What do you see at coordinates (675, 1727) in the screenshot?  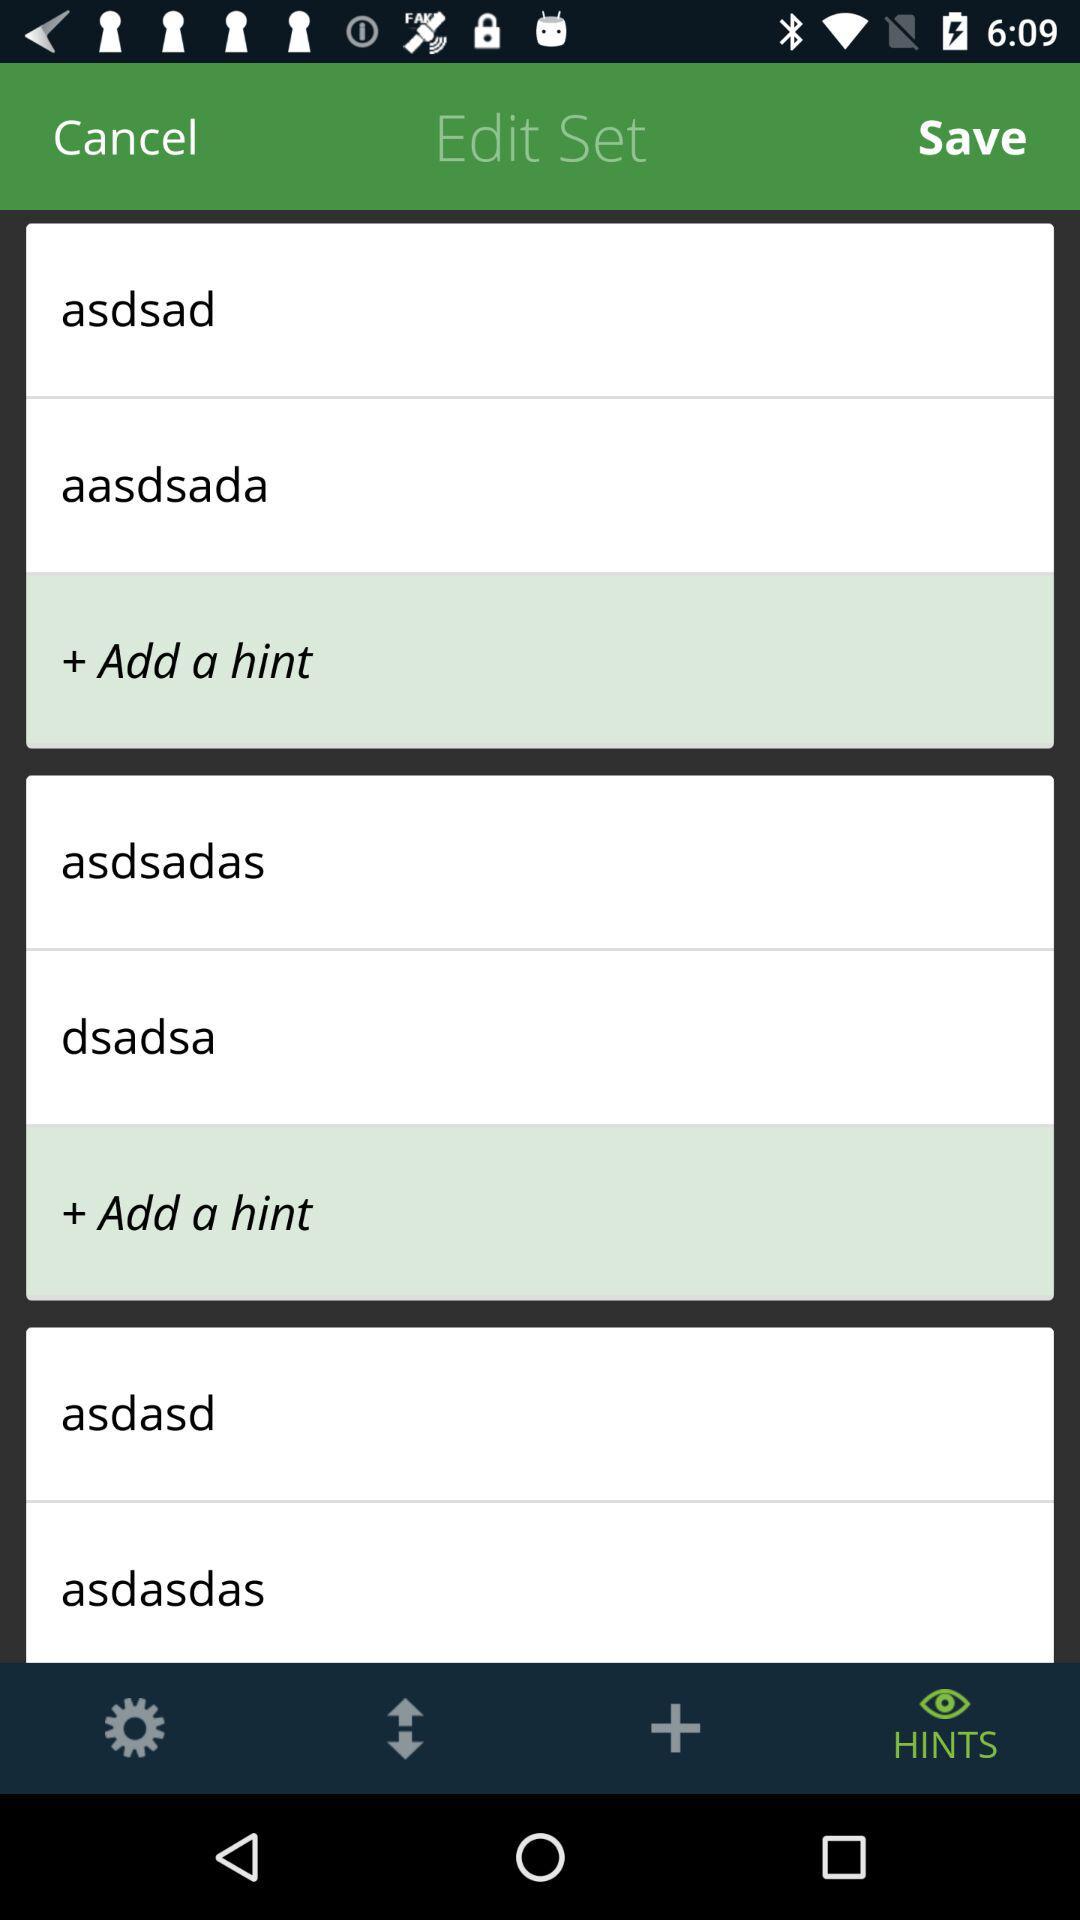 I see `the add icon` at bounding box center [675, 1727].